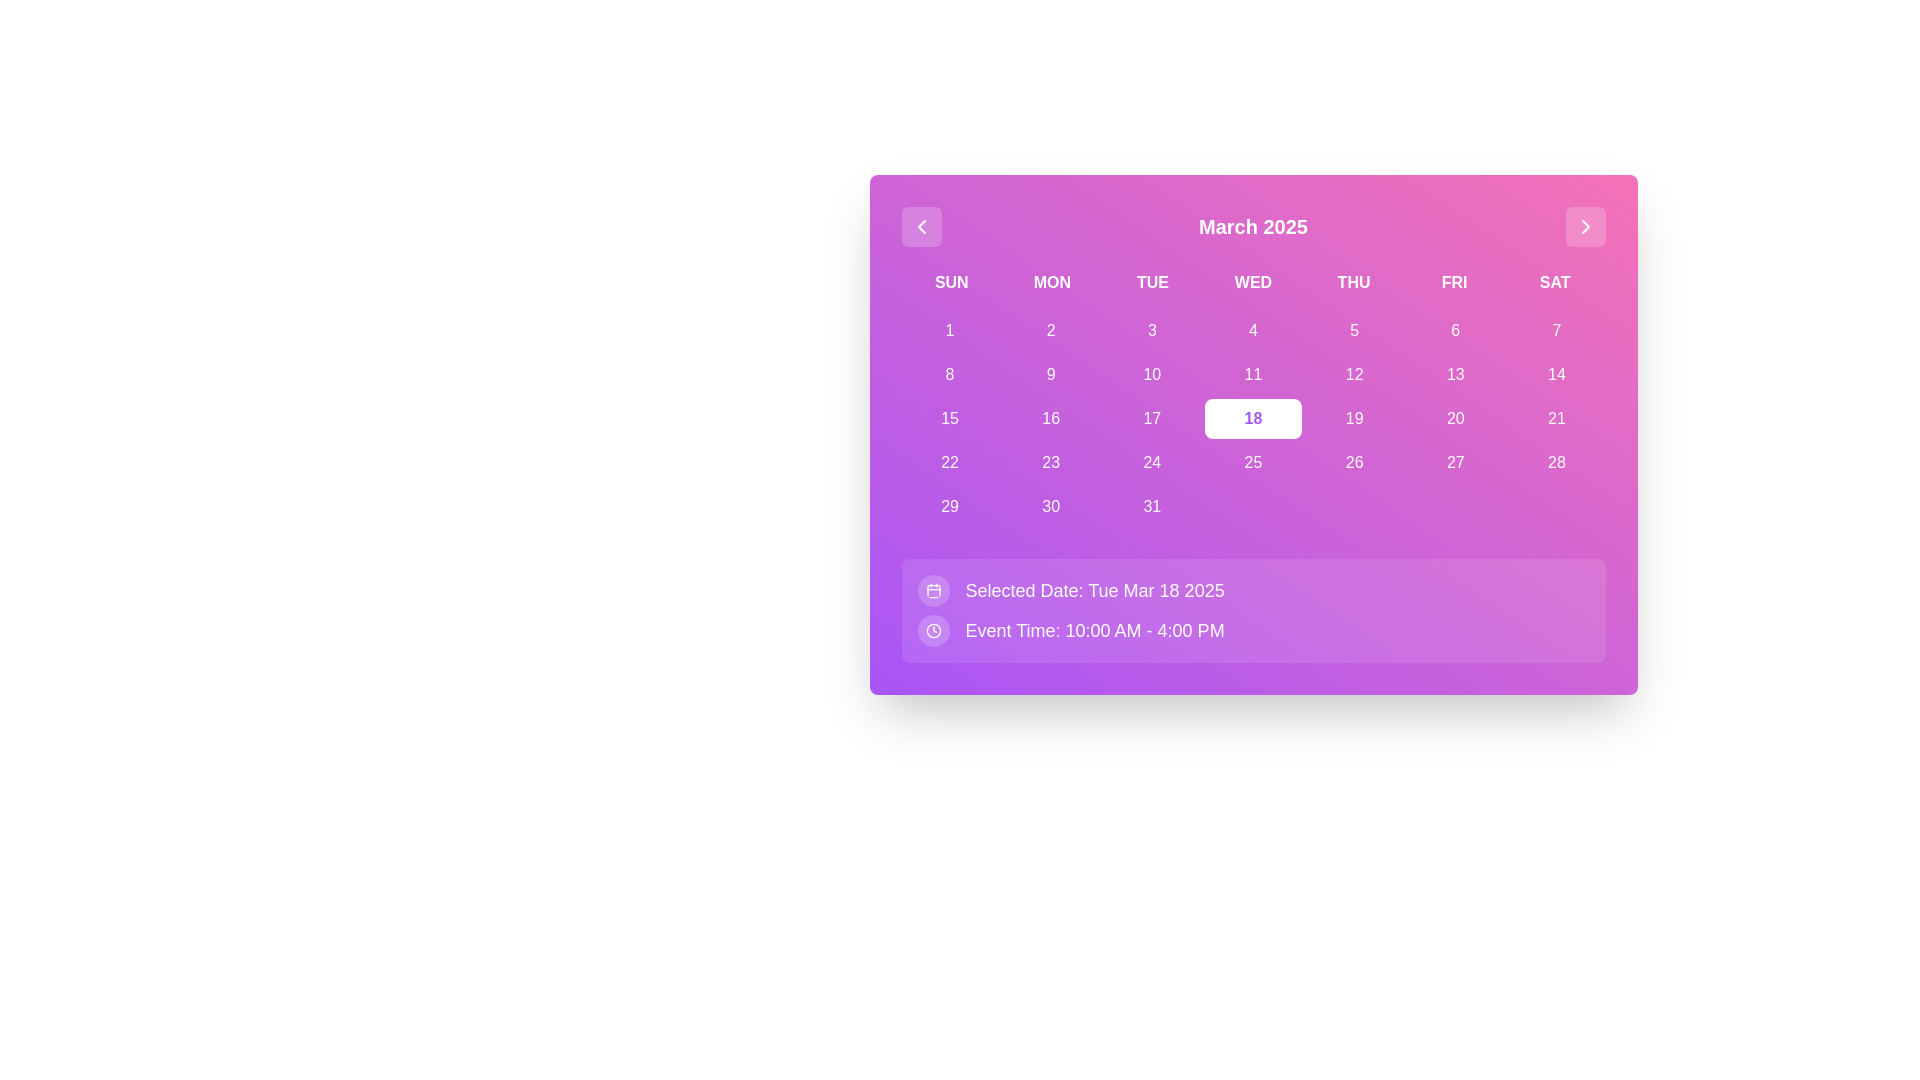 This screenshot has width=1920, height=1080. Describe the element at coordinates (1050, 505) in the screenshot. I see `the rectangular button with a purple background and the number '30' centered in white, located in the bottom-most row of the date-picker grid` at that location.